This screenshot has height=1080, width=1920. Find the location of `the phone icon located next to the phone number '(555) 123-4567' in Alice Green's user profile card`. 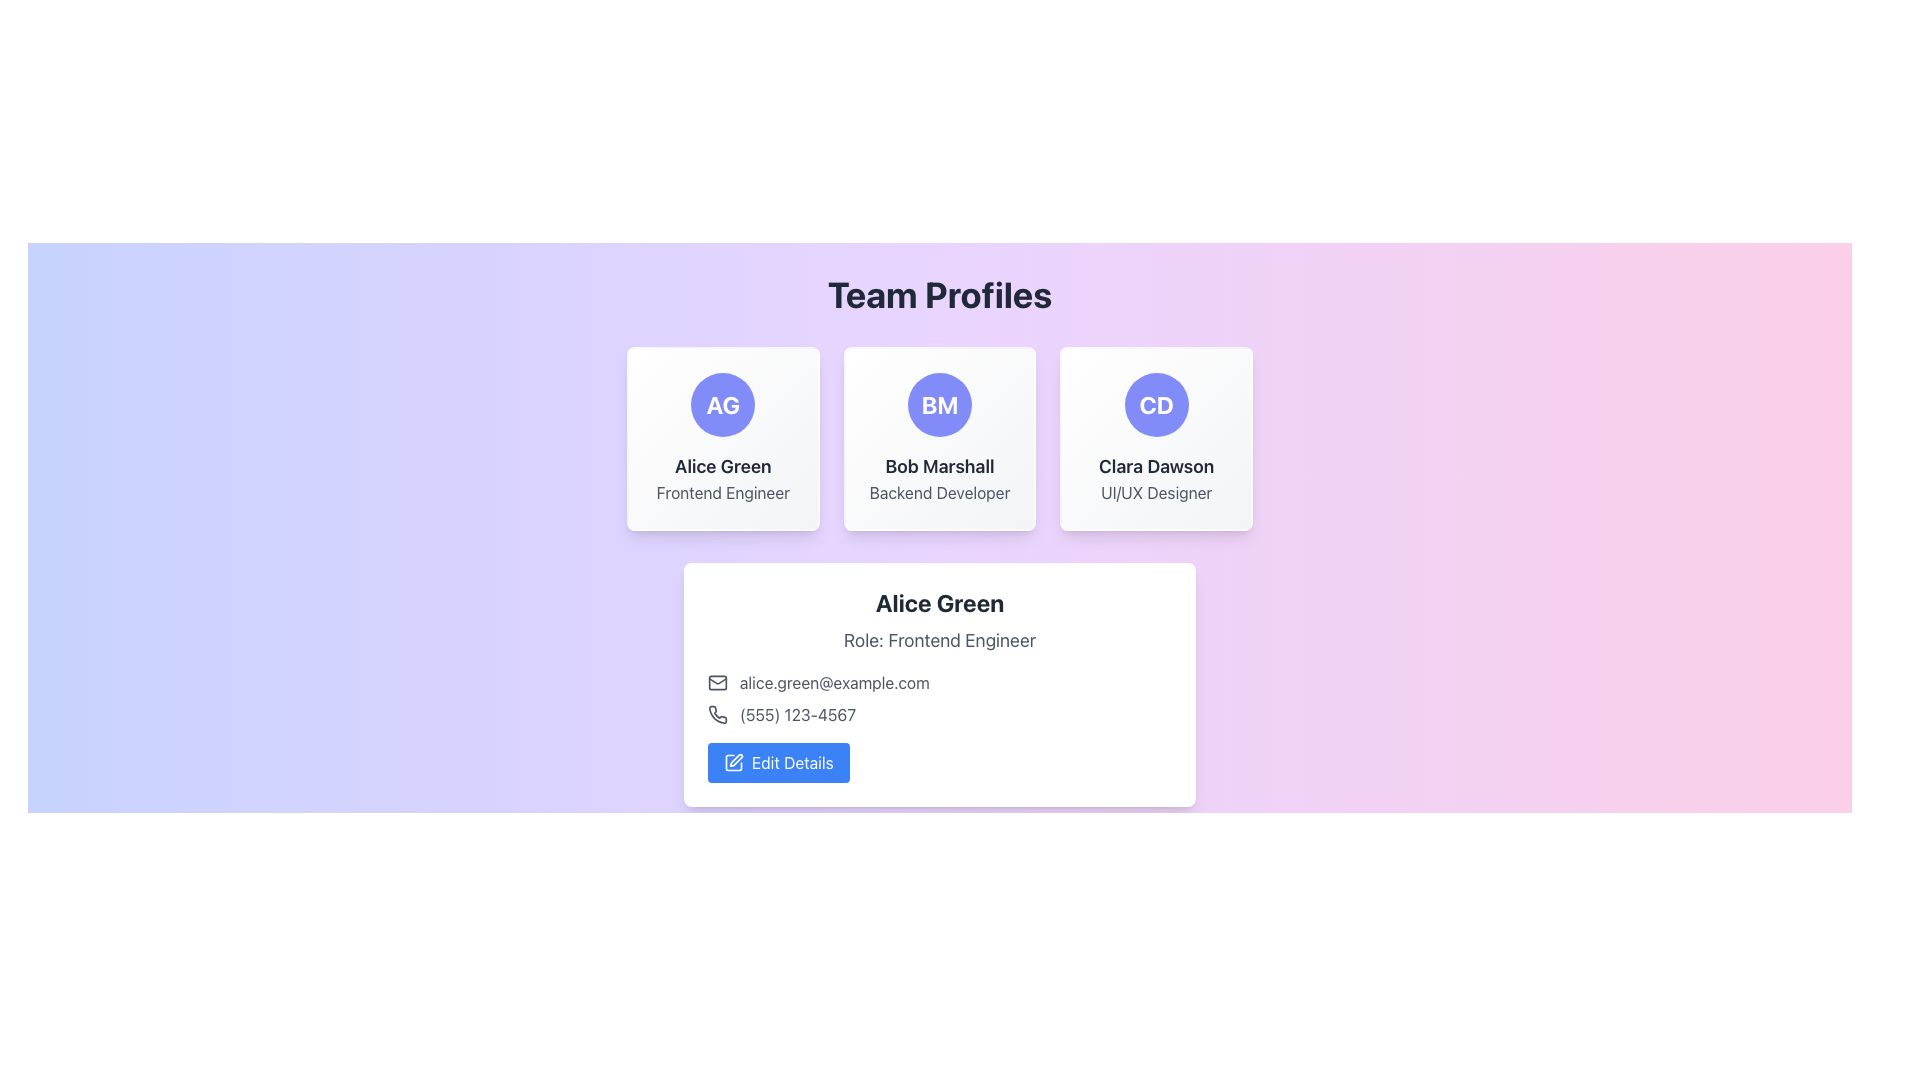

the phone icon located next to the phone number '(555) 123-4567' in Alice Green's user profile card is located at coordinates (718, 712).